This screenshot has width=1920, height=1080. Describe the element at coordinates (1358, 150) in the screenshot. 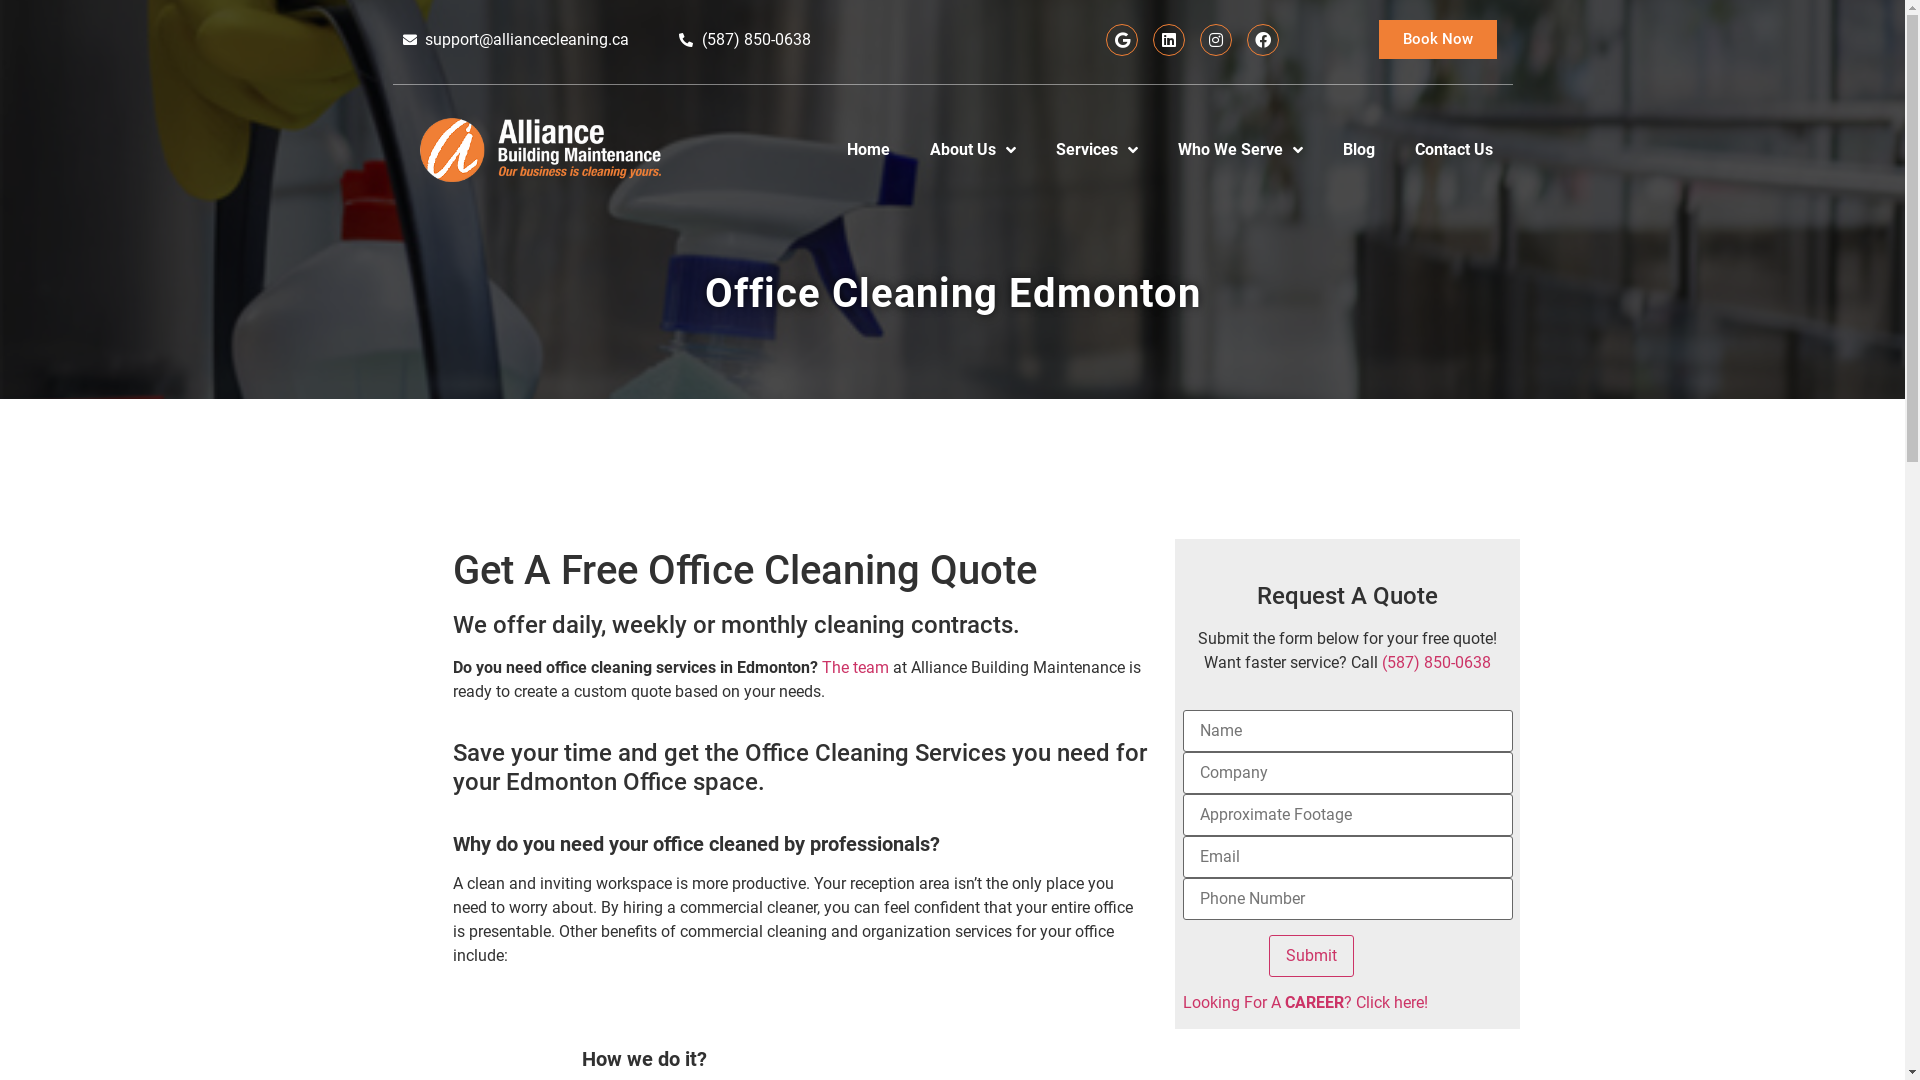

I see `'Blog'` at that location.